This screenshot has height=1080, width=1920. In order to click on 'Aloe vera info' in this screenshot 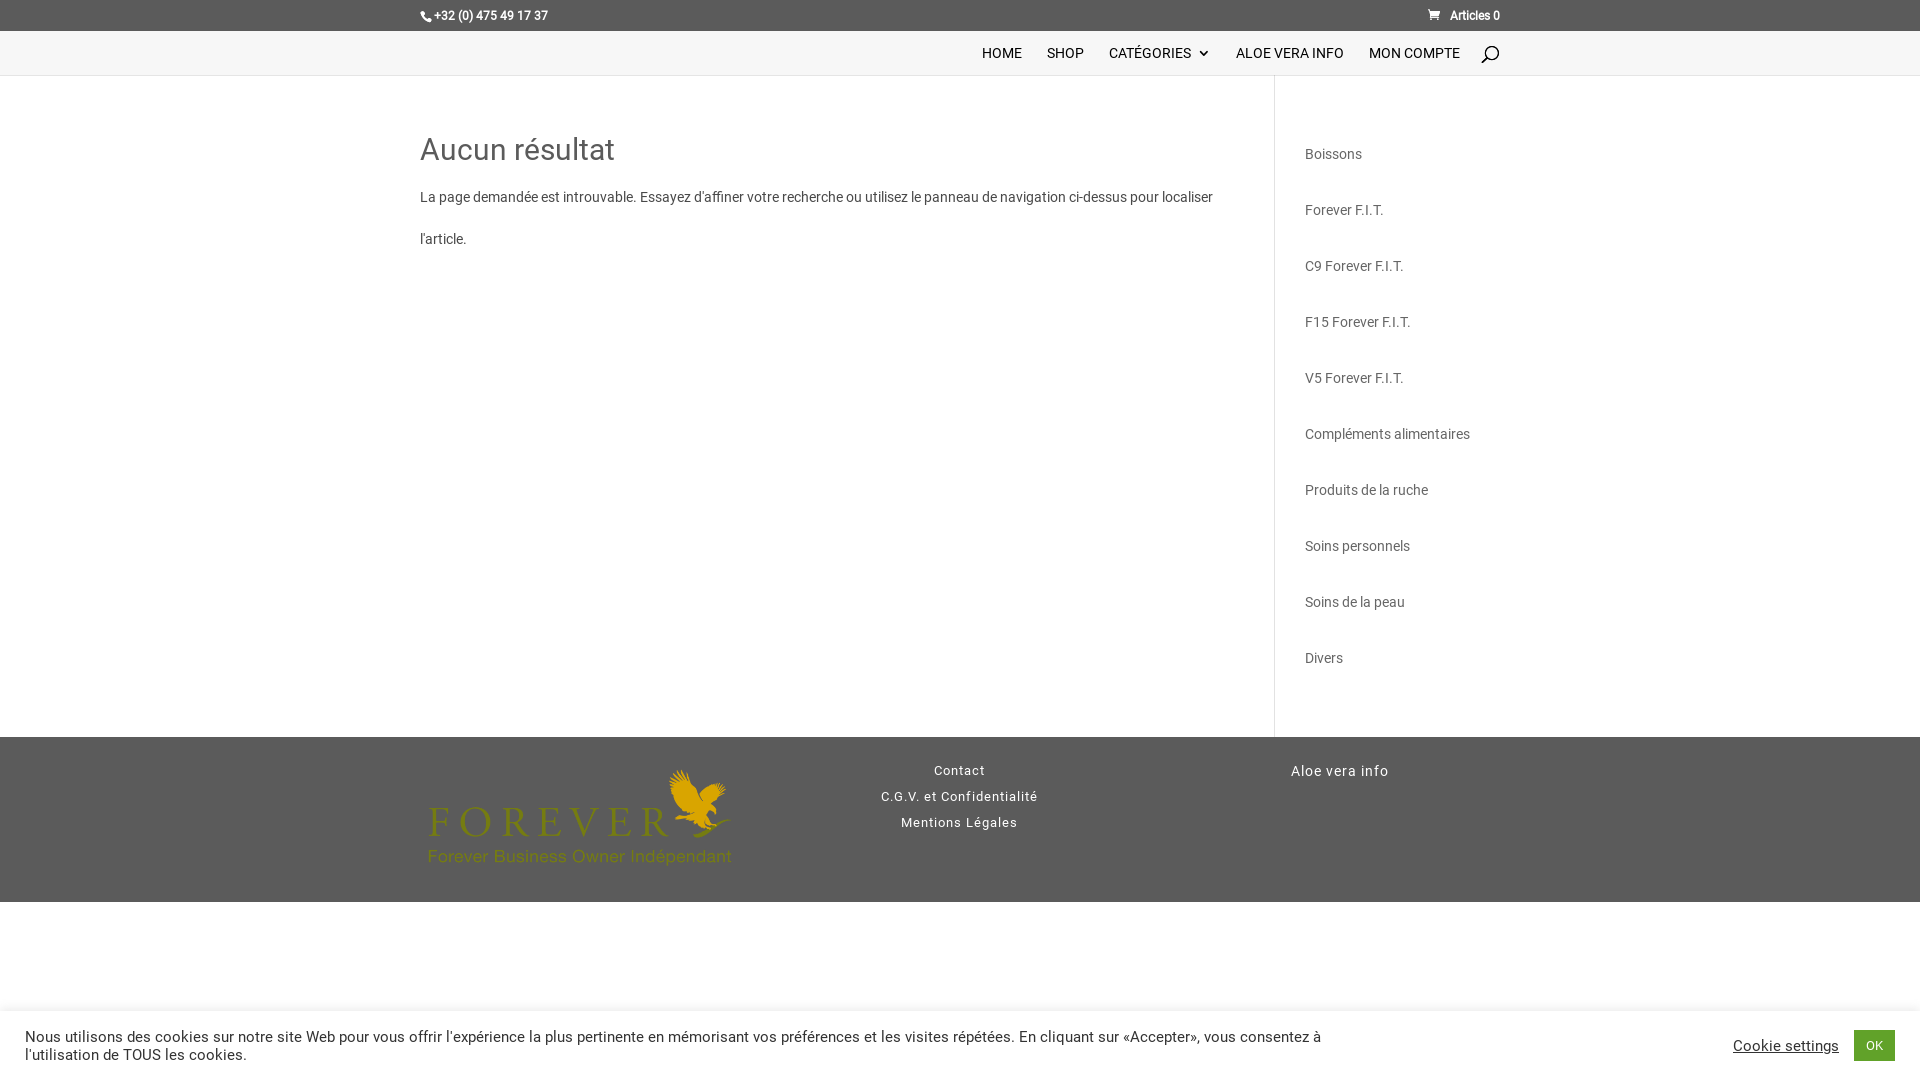, I will do `click(1339, 770)`.